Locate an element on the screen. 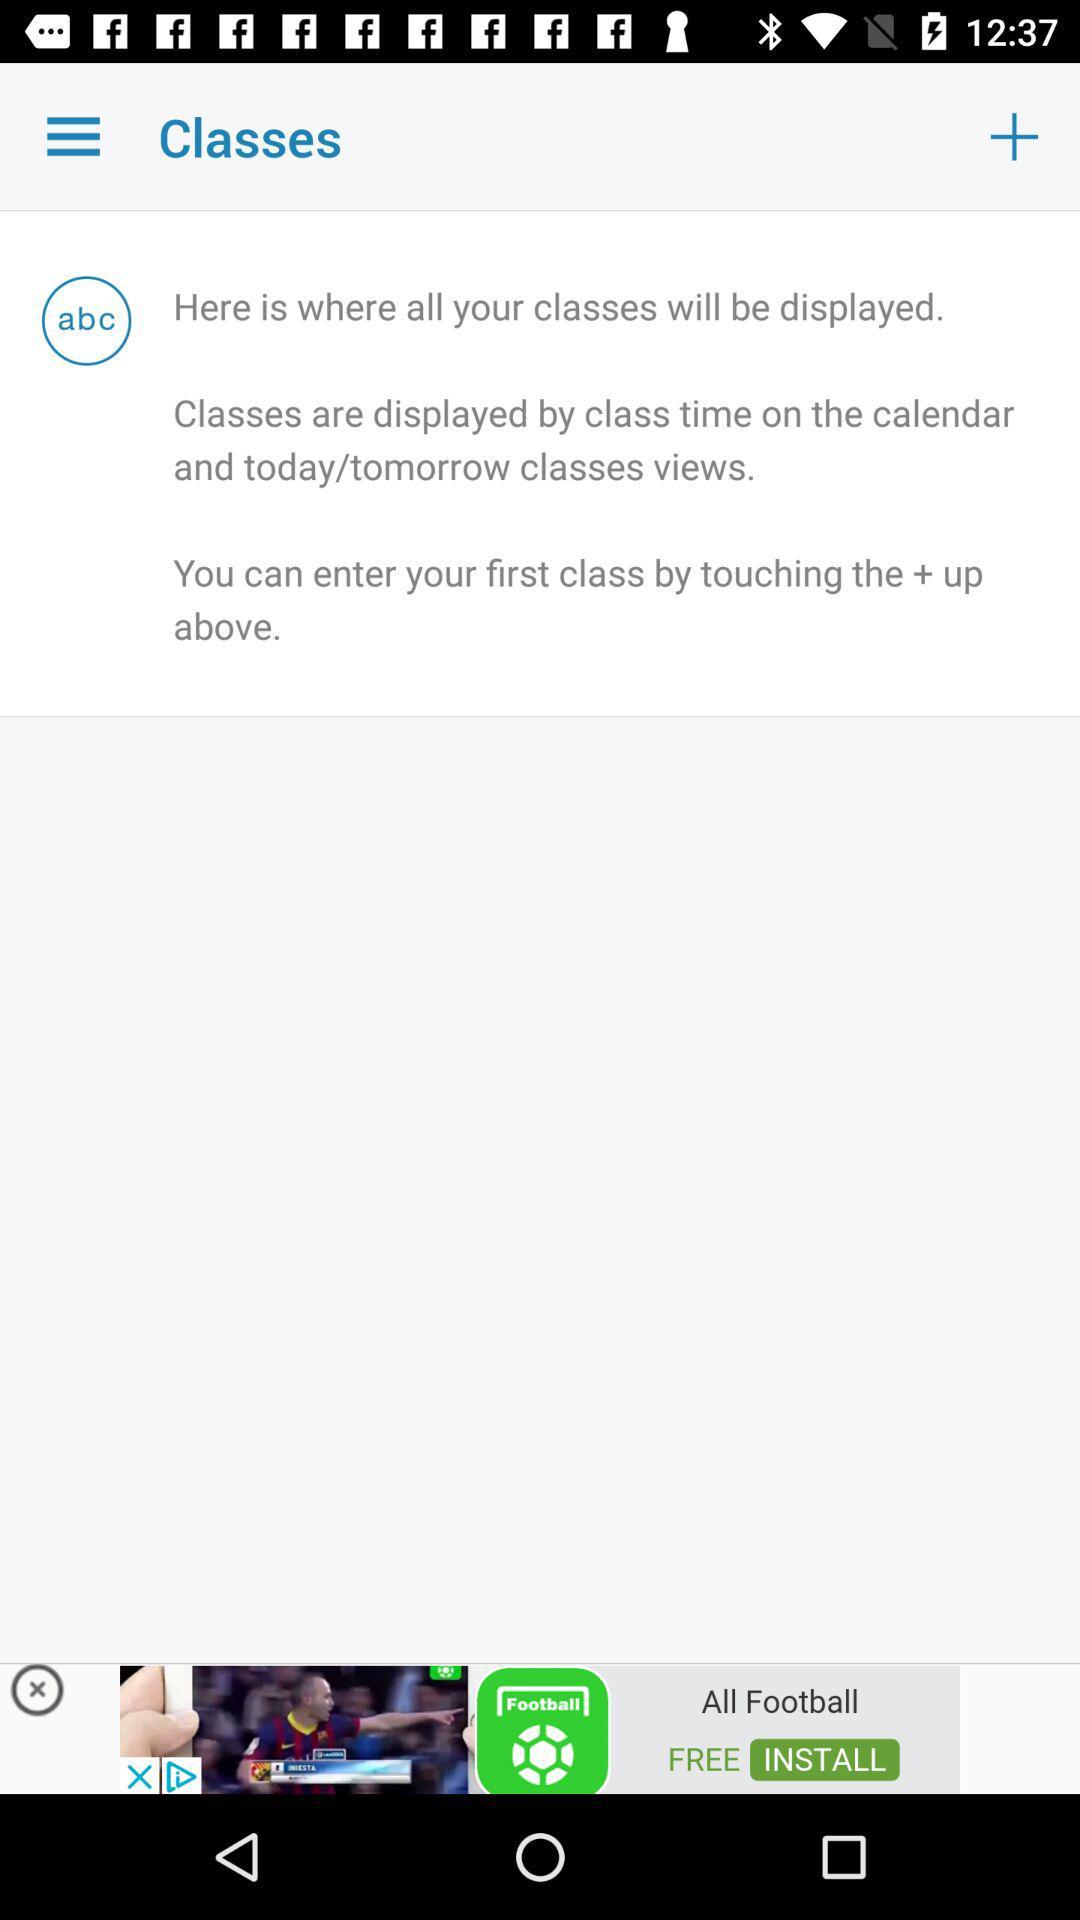 This screenshot has height=1920, width=1080. advertisement is located at coordinates (540, 1727).